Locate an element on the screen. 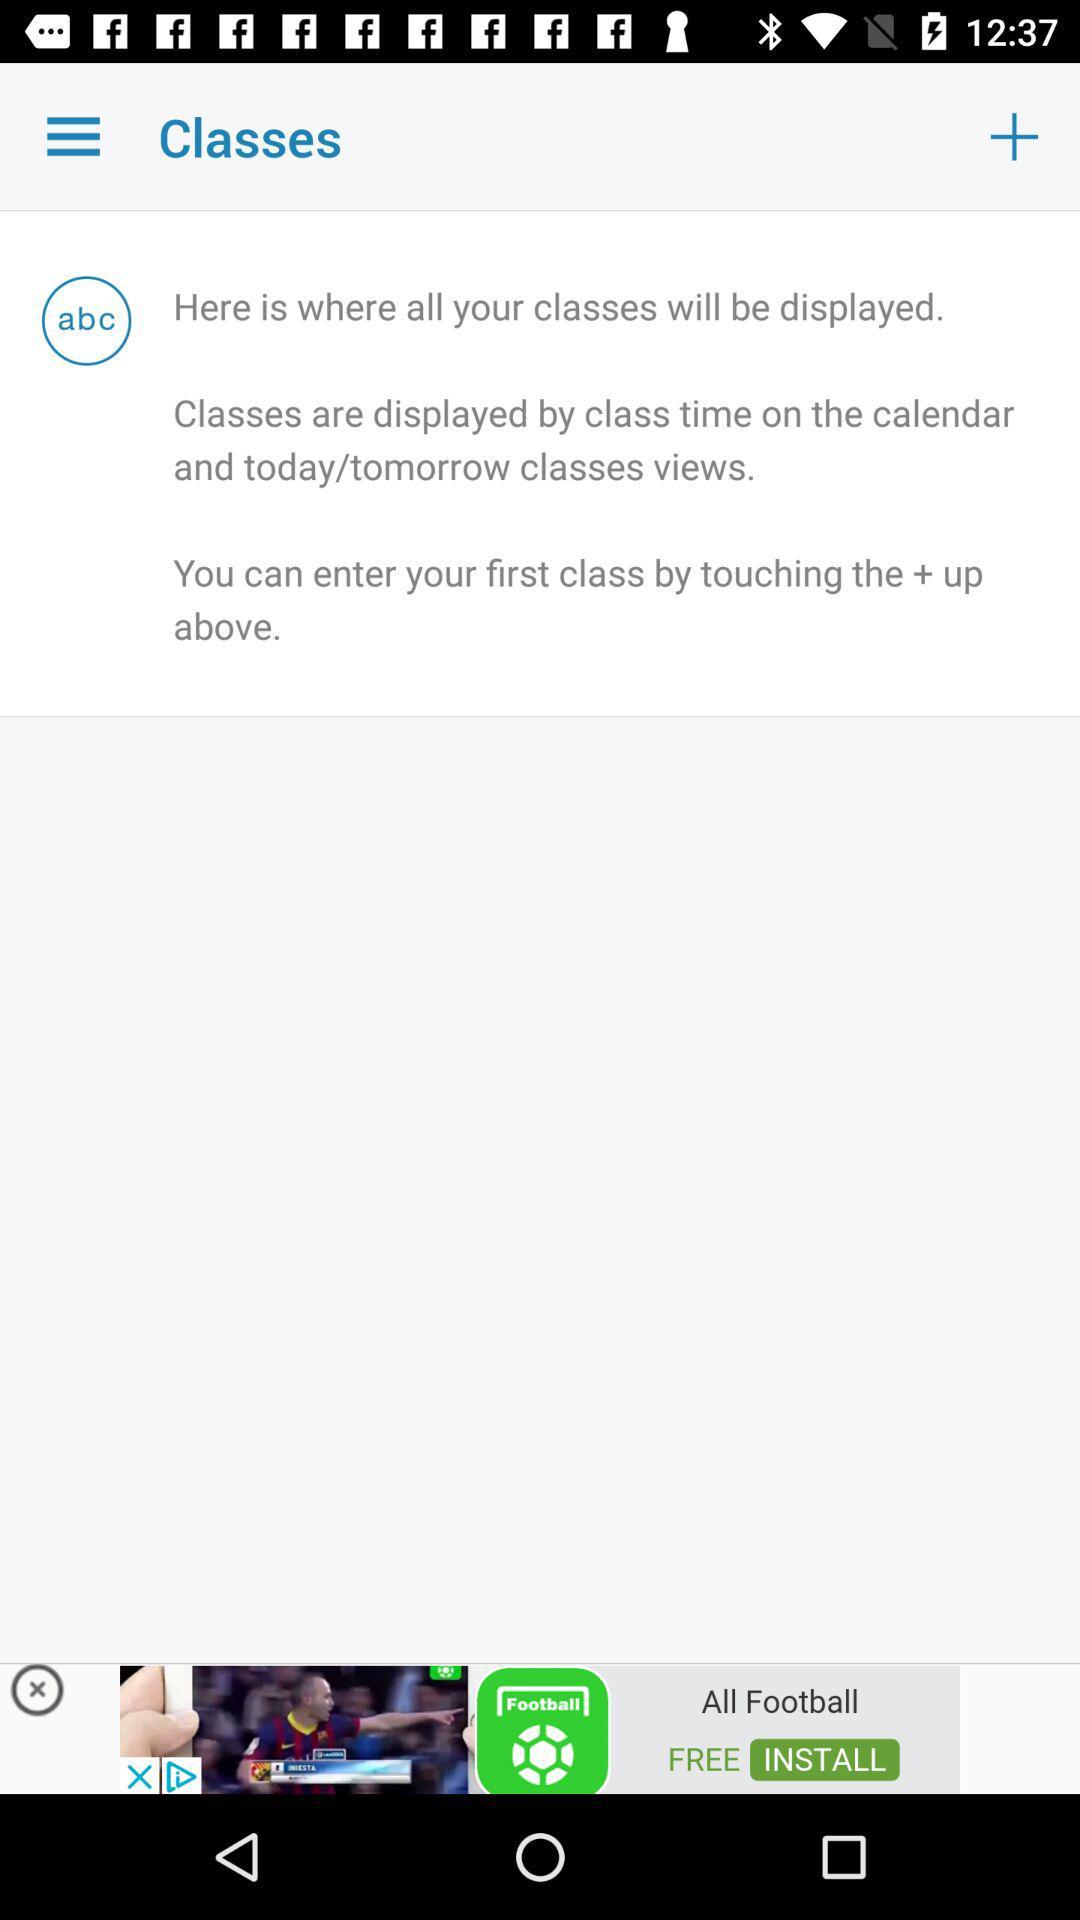 This screenshot has height=1920, width=1080. advertisement is located at coordinates (540, 1727).